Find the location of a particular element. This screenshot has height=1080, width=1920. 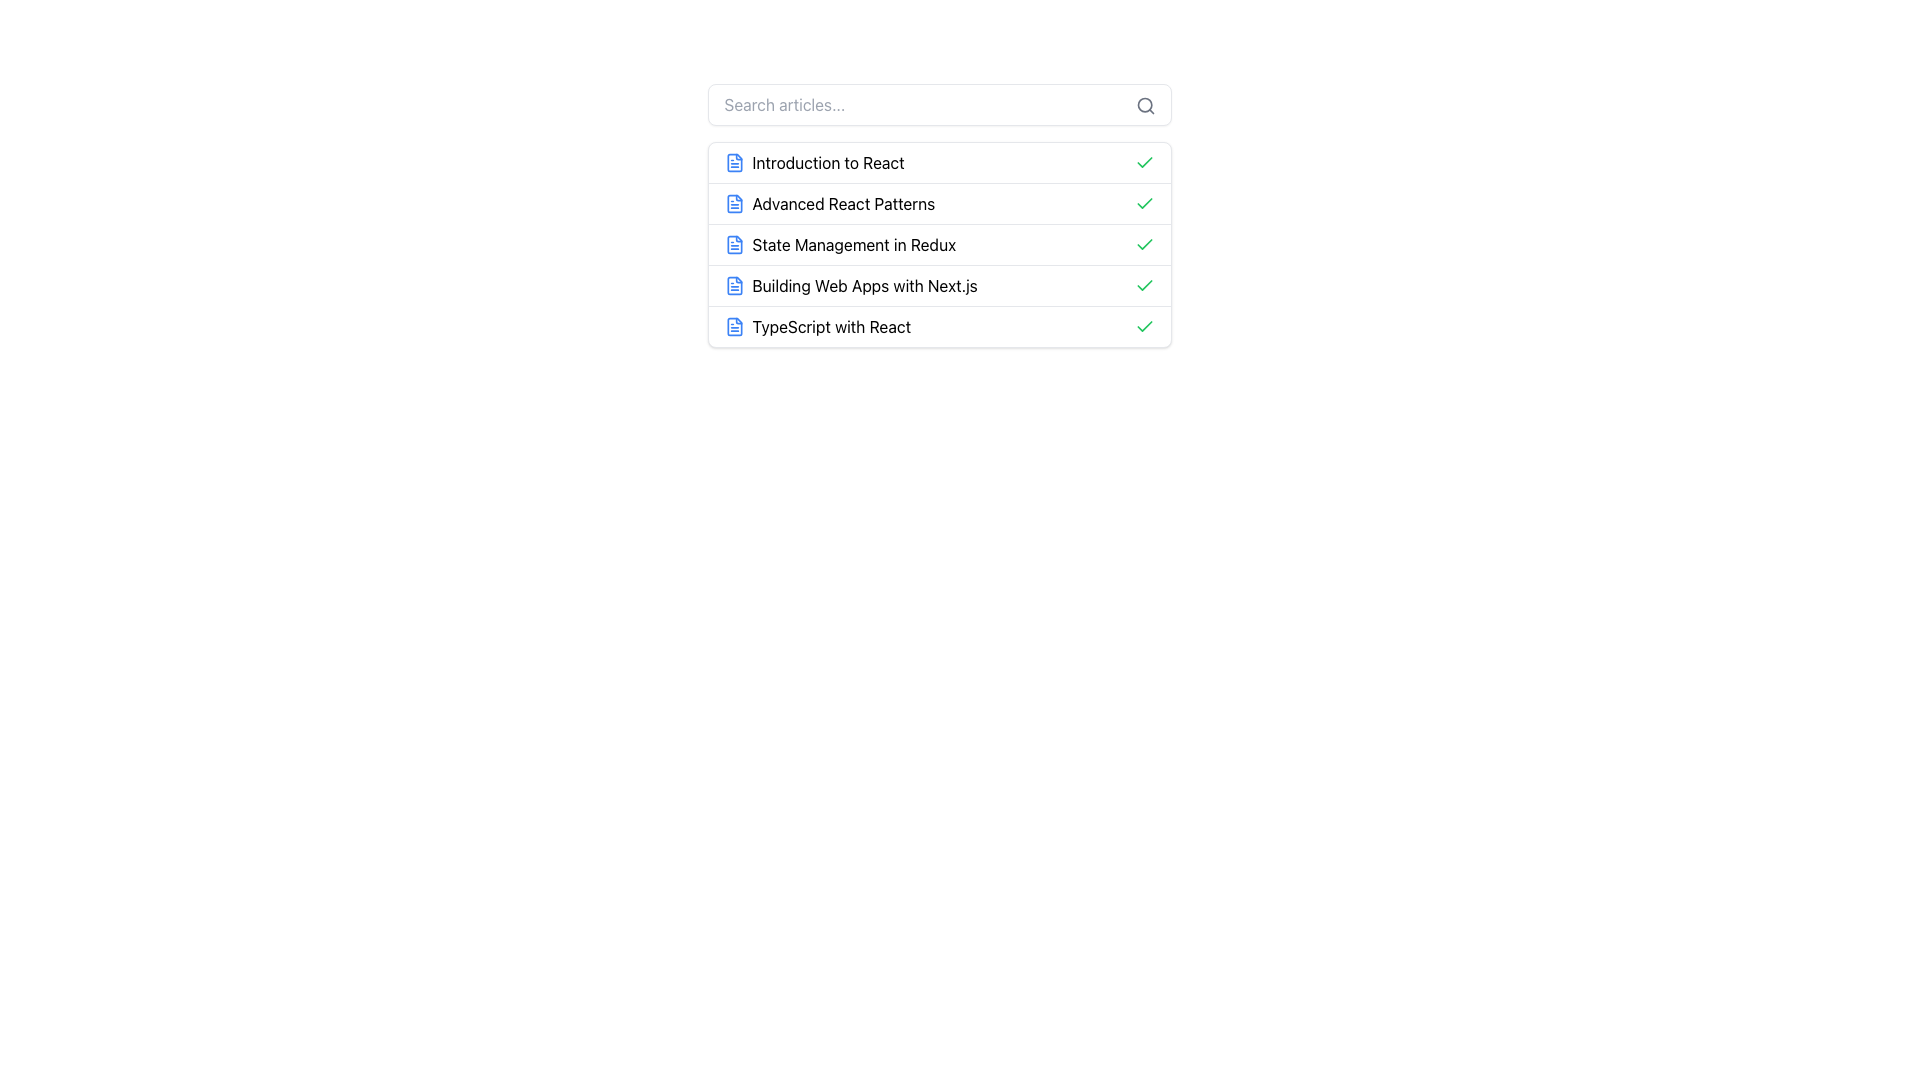

the second menu item in the vertical list under 'Search articles...' is located at coordinates (938, 216).